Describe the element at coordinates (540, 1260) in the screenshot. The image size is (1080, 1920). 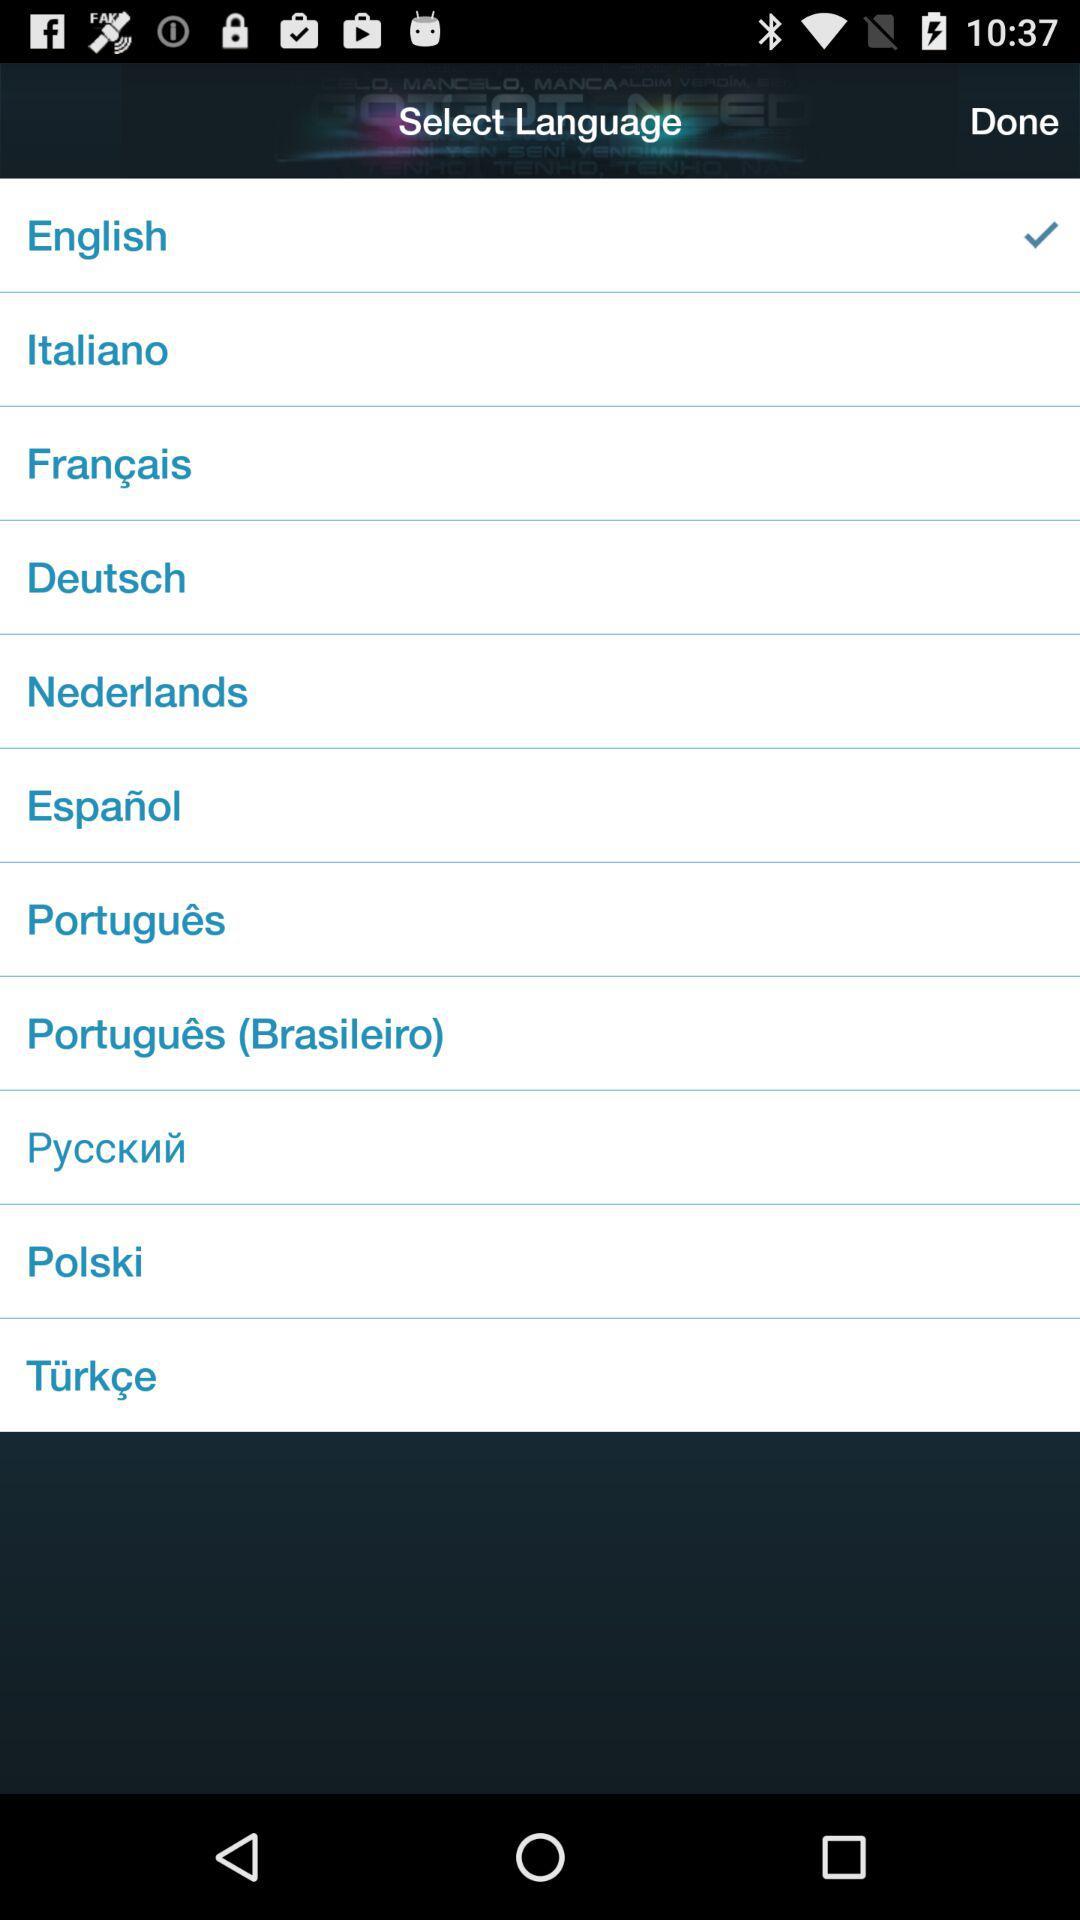
I see `the polski icon` at that location.